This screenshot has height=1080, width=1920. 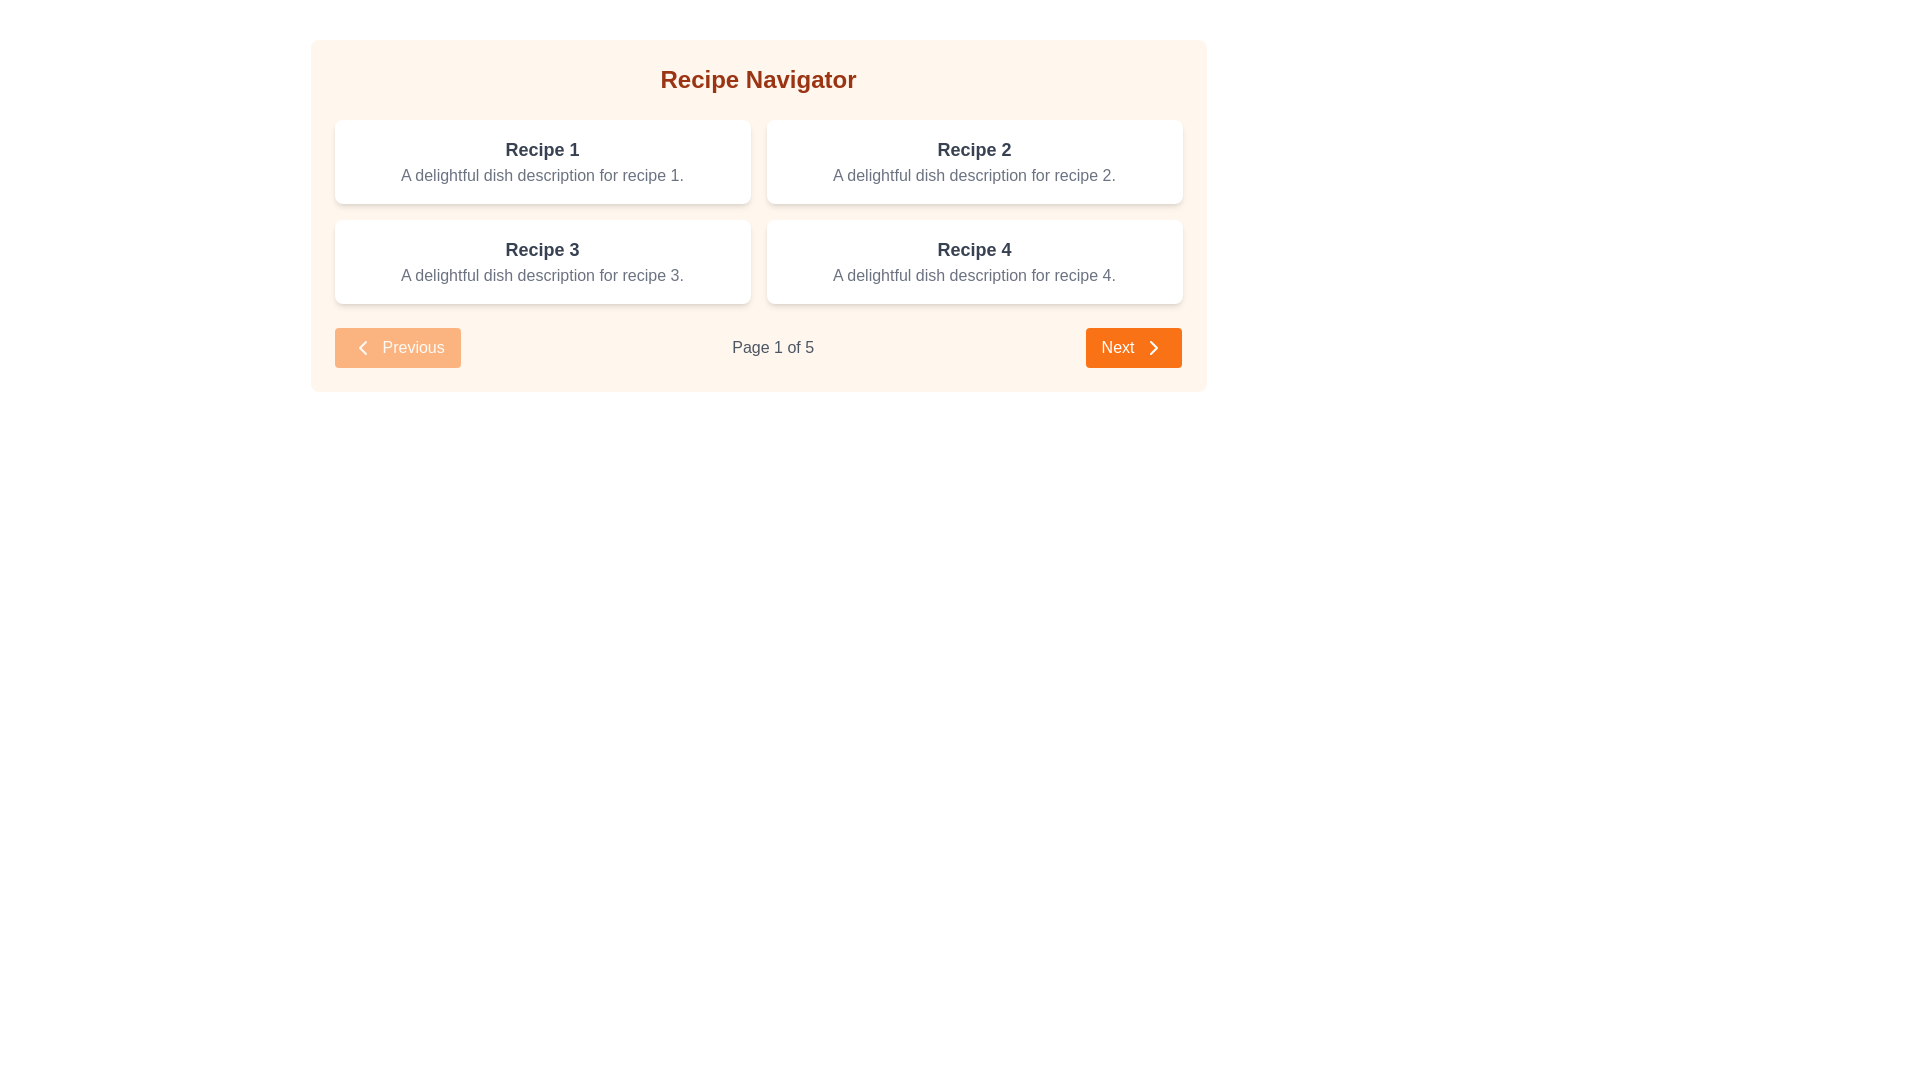 What do you see at coordinates (974, 261) in the screenshot?
I see `the recipe card for Recipe 4 located in the bottom-right position of the grid` at bounding box center [974, 261].